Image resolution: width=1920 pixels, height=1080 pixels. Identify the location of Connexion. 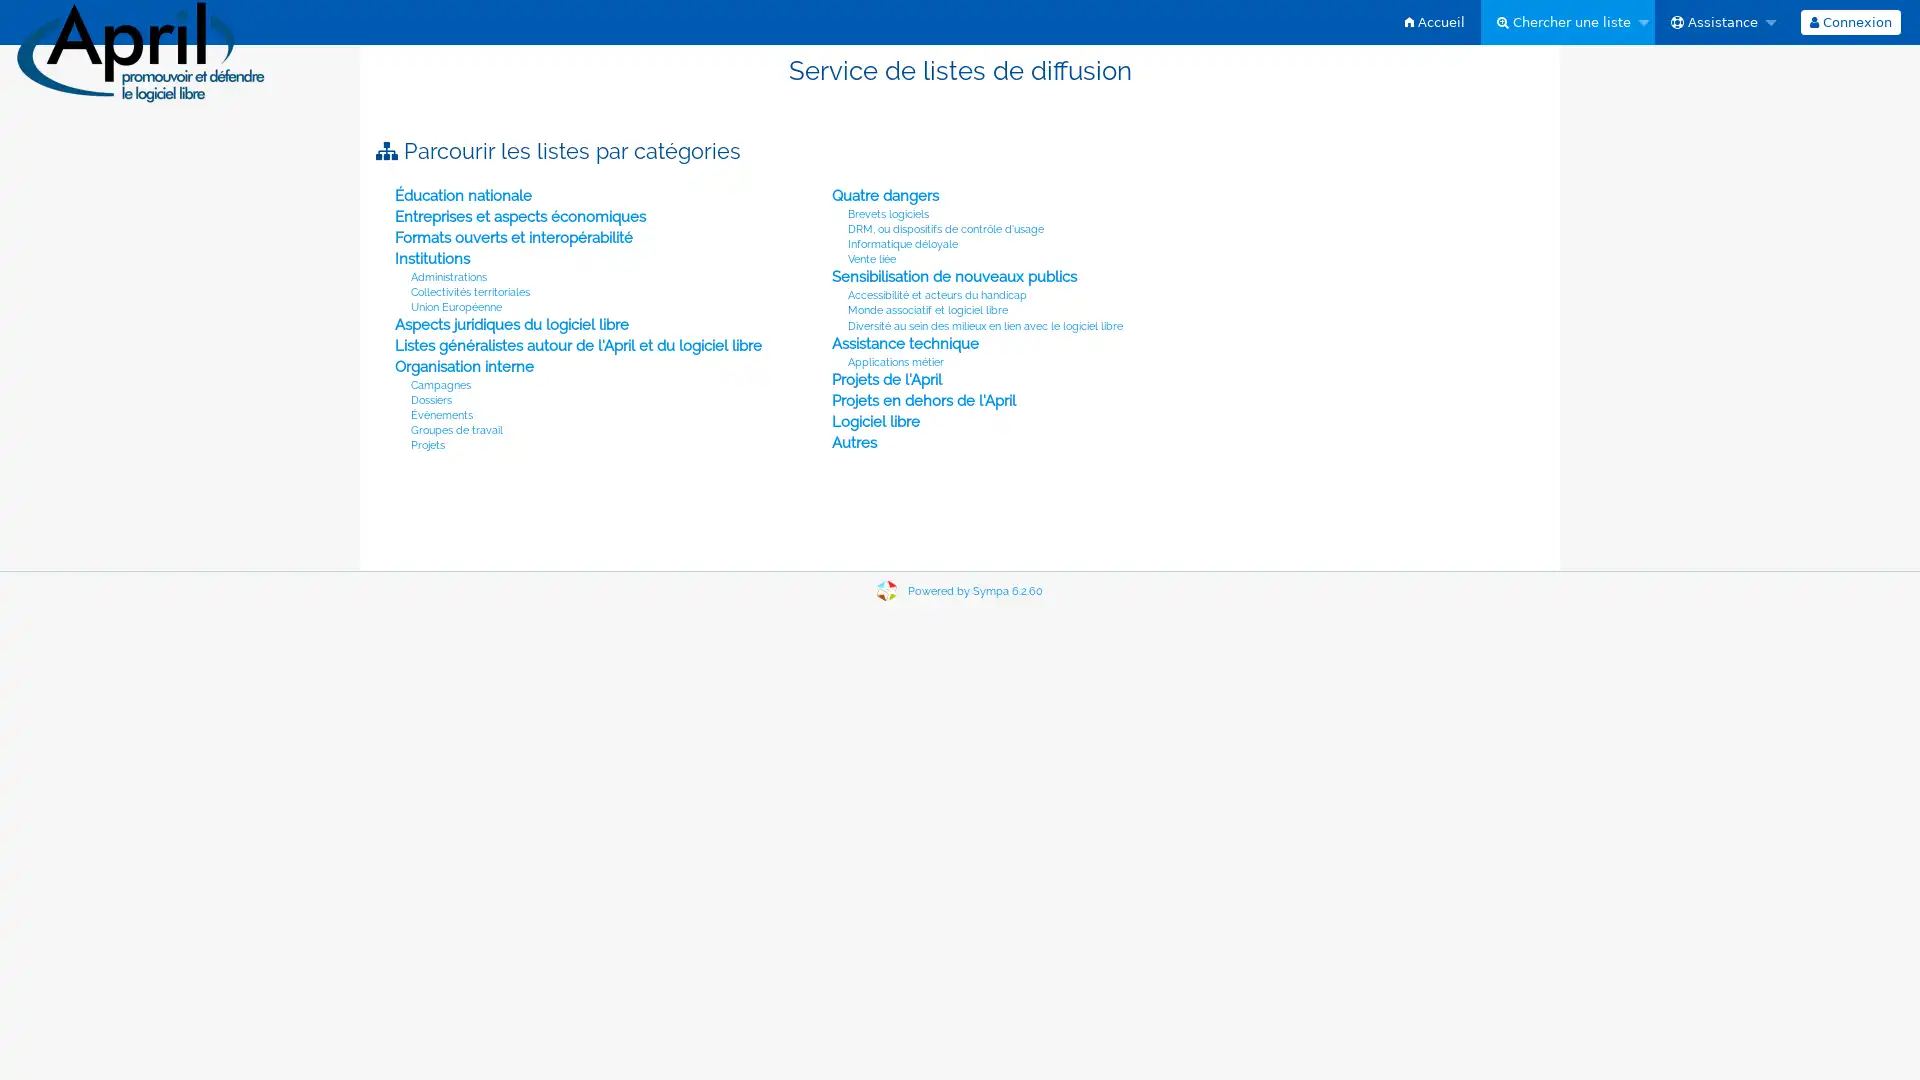
(1848, 22).